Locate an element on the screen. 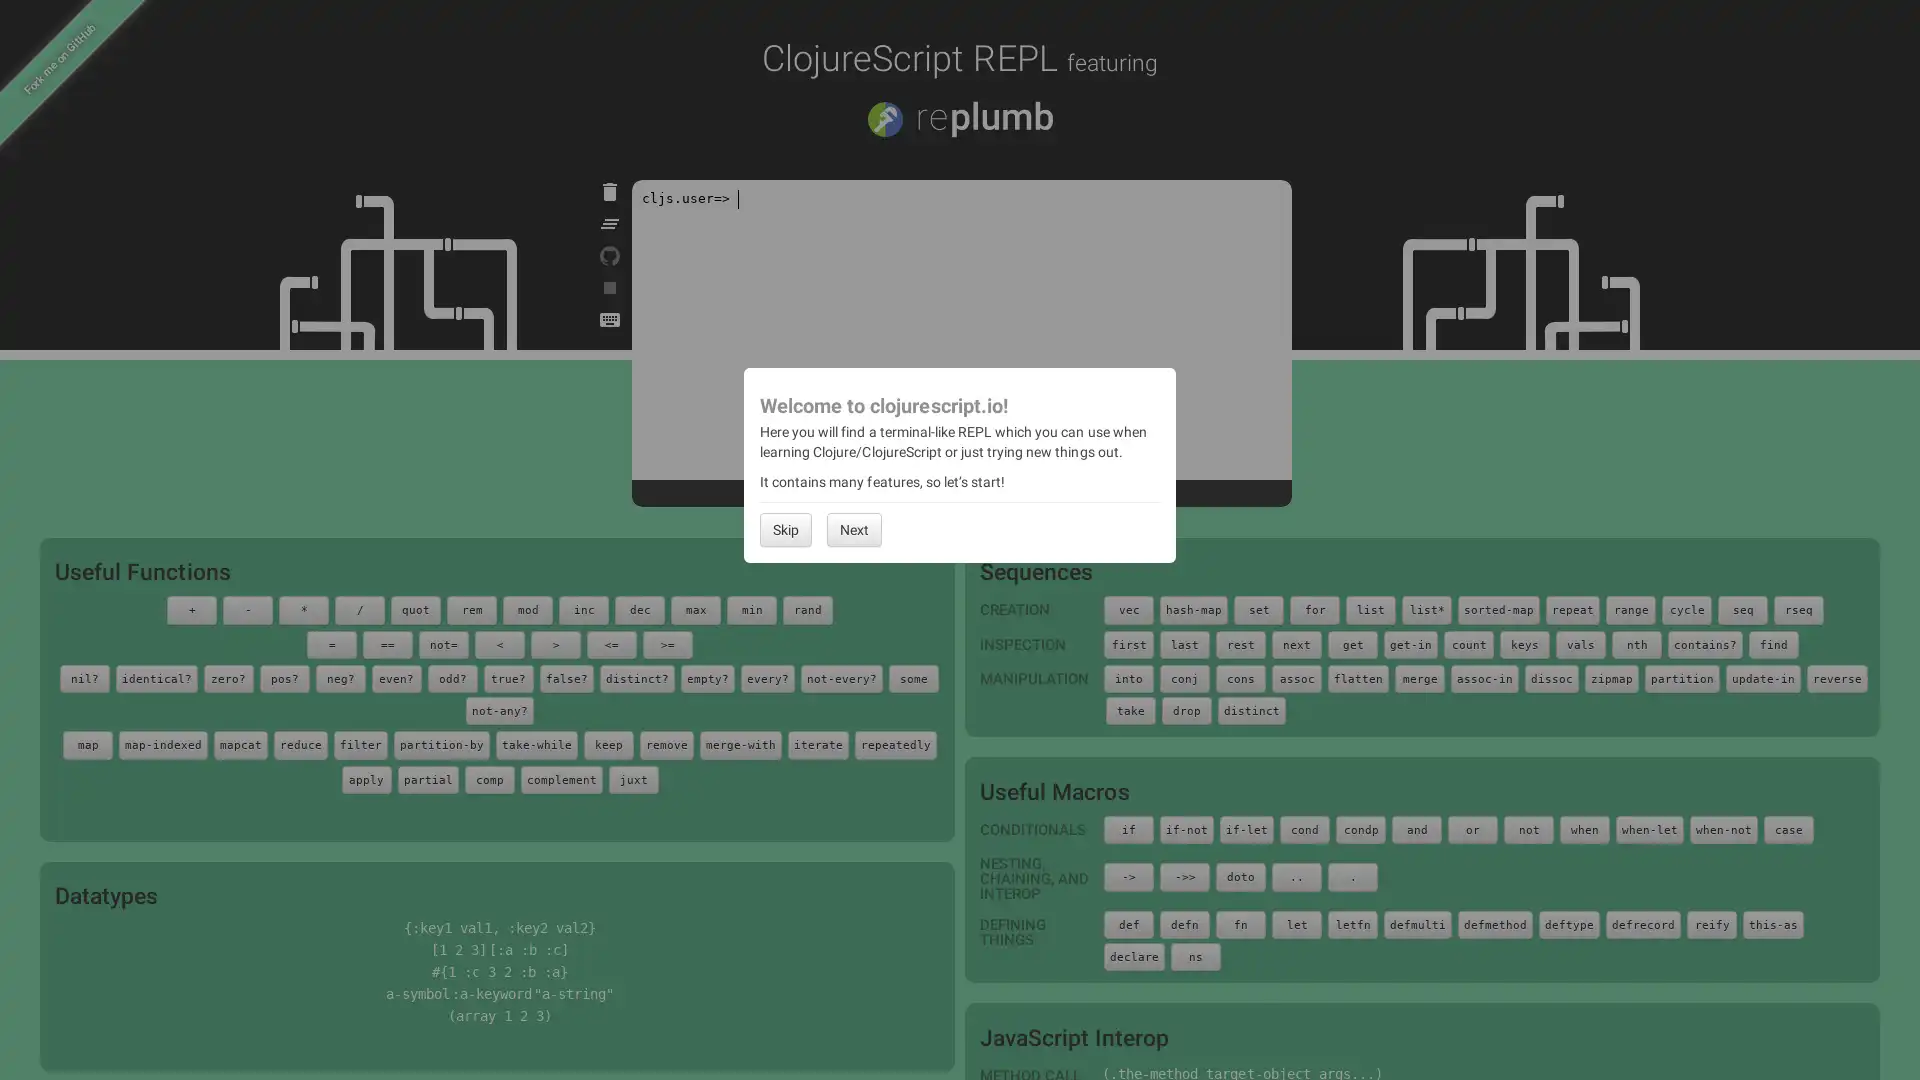  declare is located at coordinates (1134, 955).